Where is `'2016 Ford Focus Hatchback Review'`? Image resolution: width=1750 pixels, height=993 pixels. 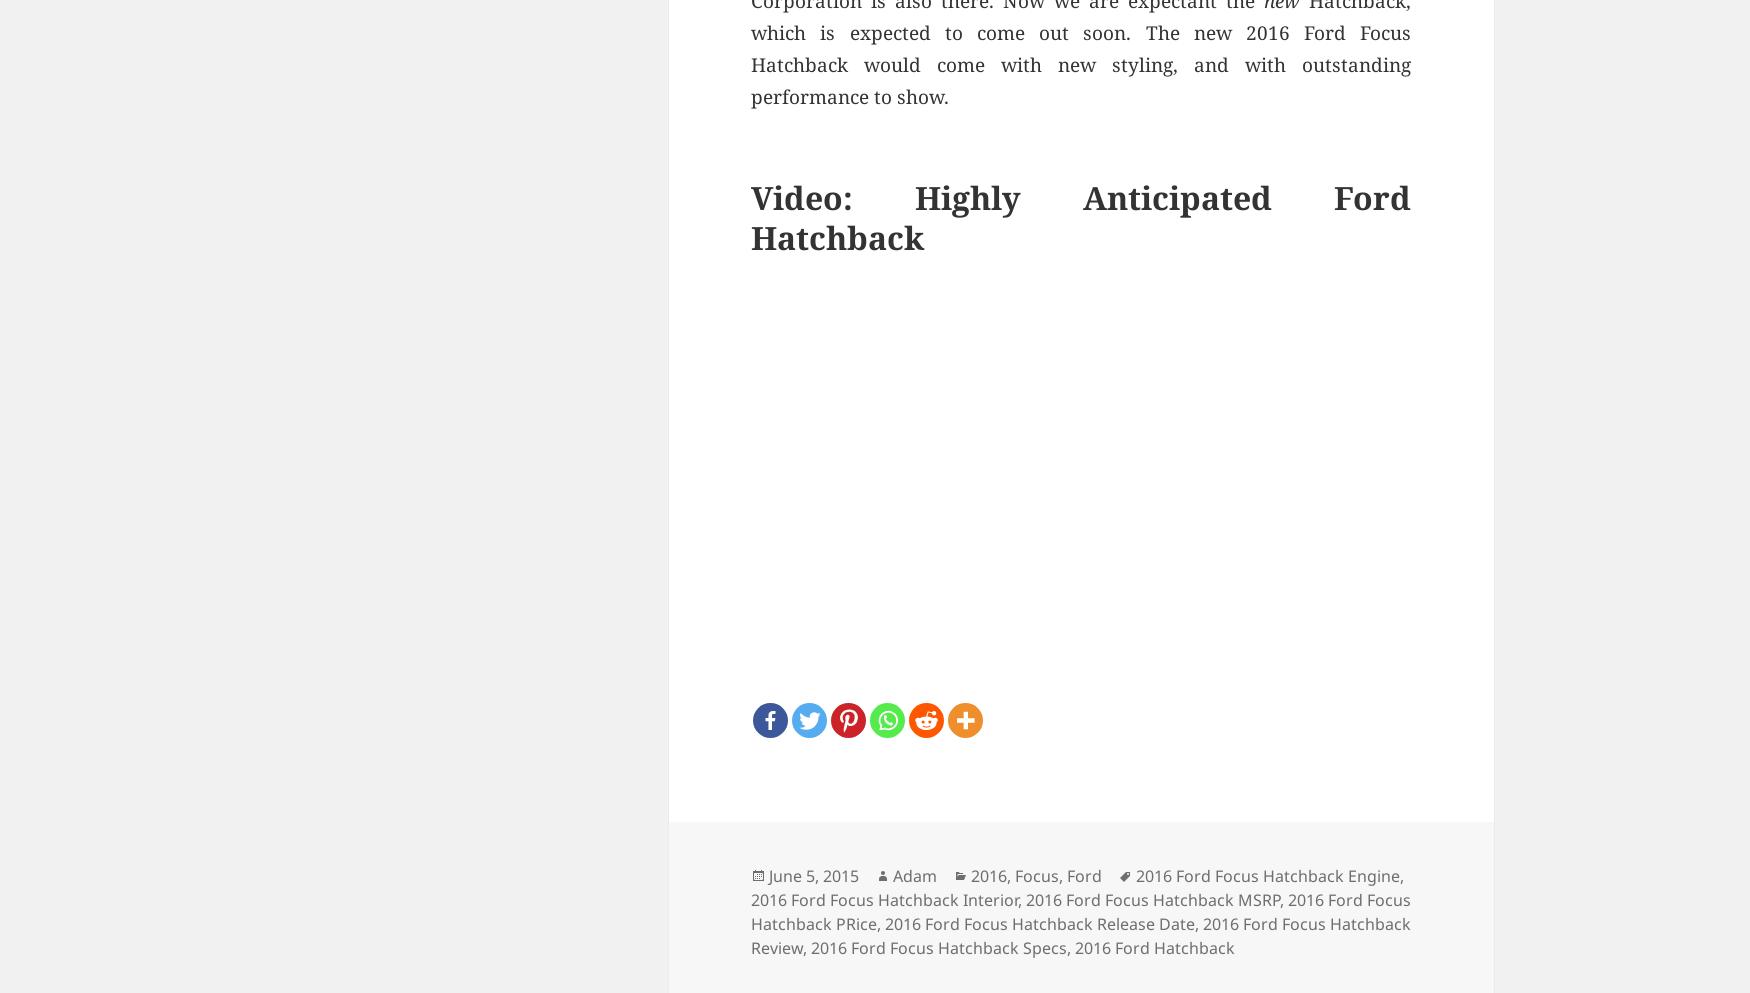 '2016 Ford Focus Hatchback Review' is located at coordinates (1080, 934).